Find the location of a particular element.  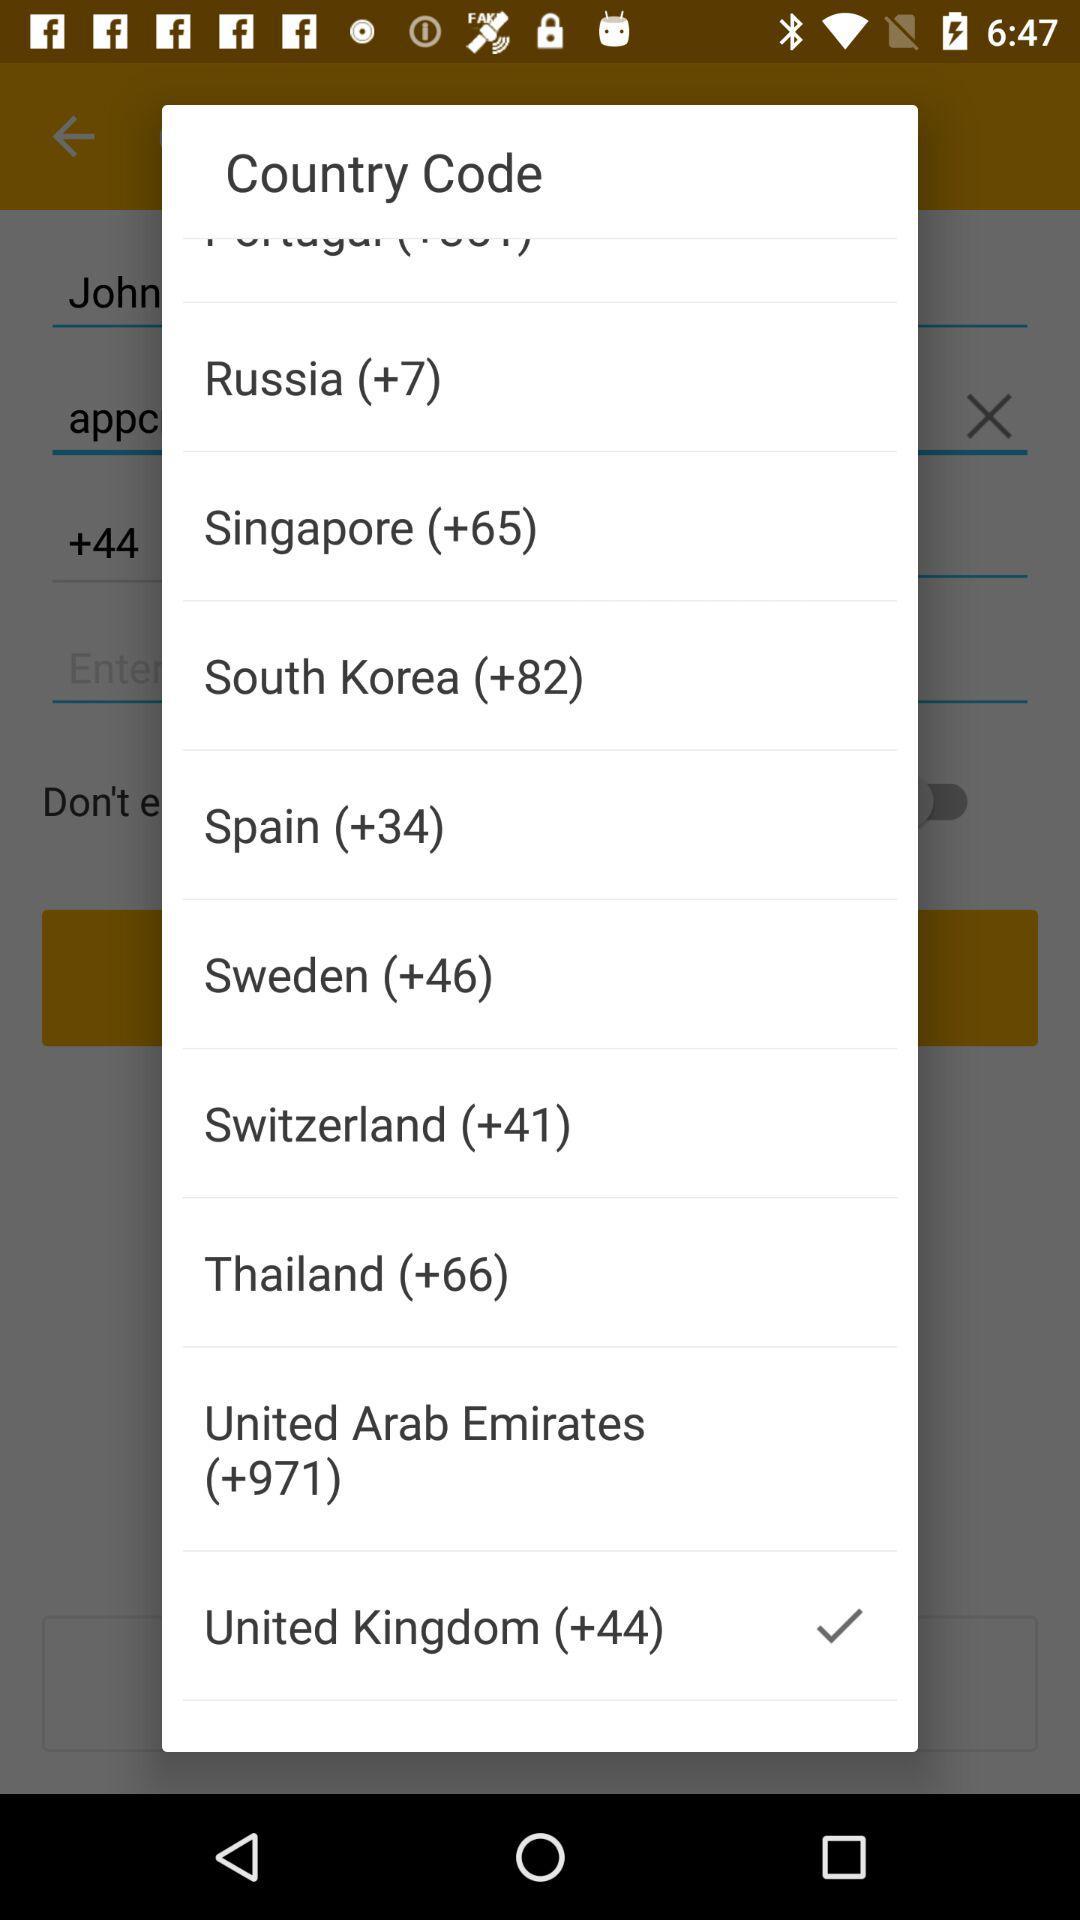

icon below thailand (+66) item is located at coordinates (482, 1449).